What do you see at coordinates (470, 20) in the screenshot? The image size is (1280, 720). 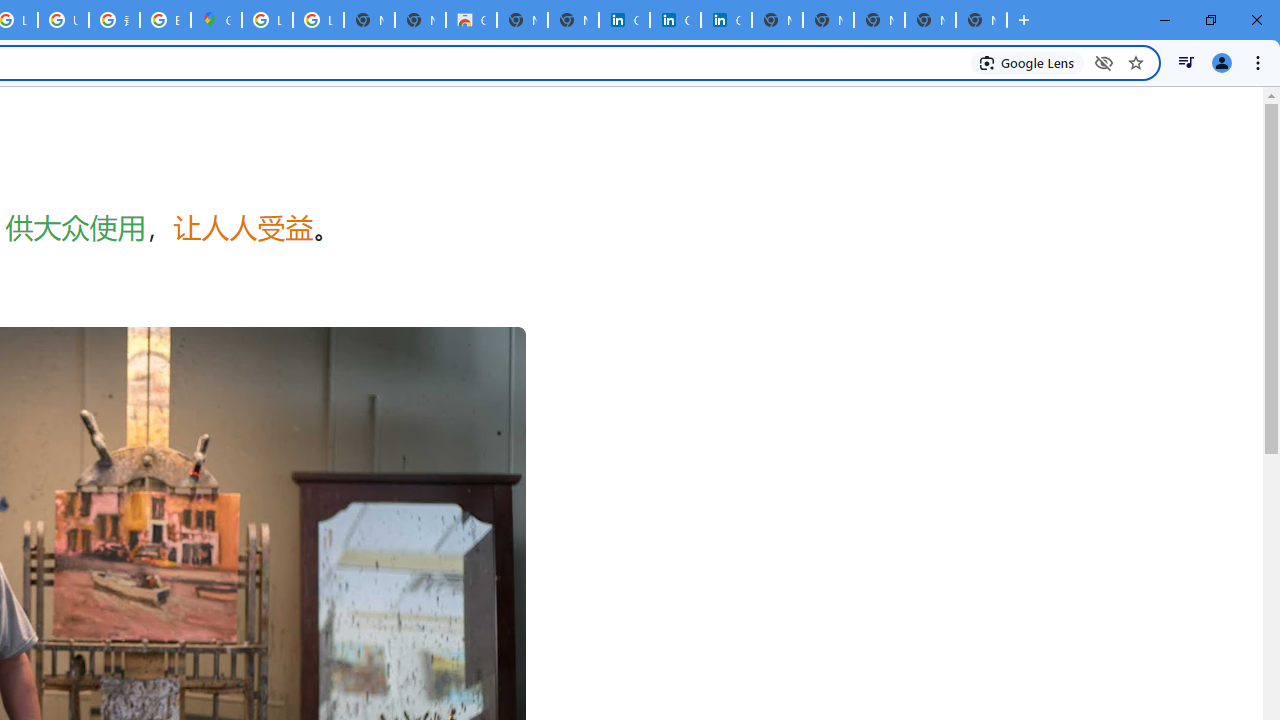 I see `'Chrome Web Store'` at bounding box center [470, 20].